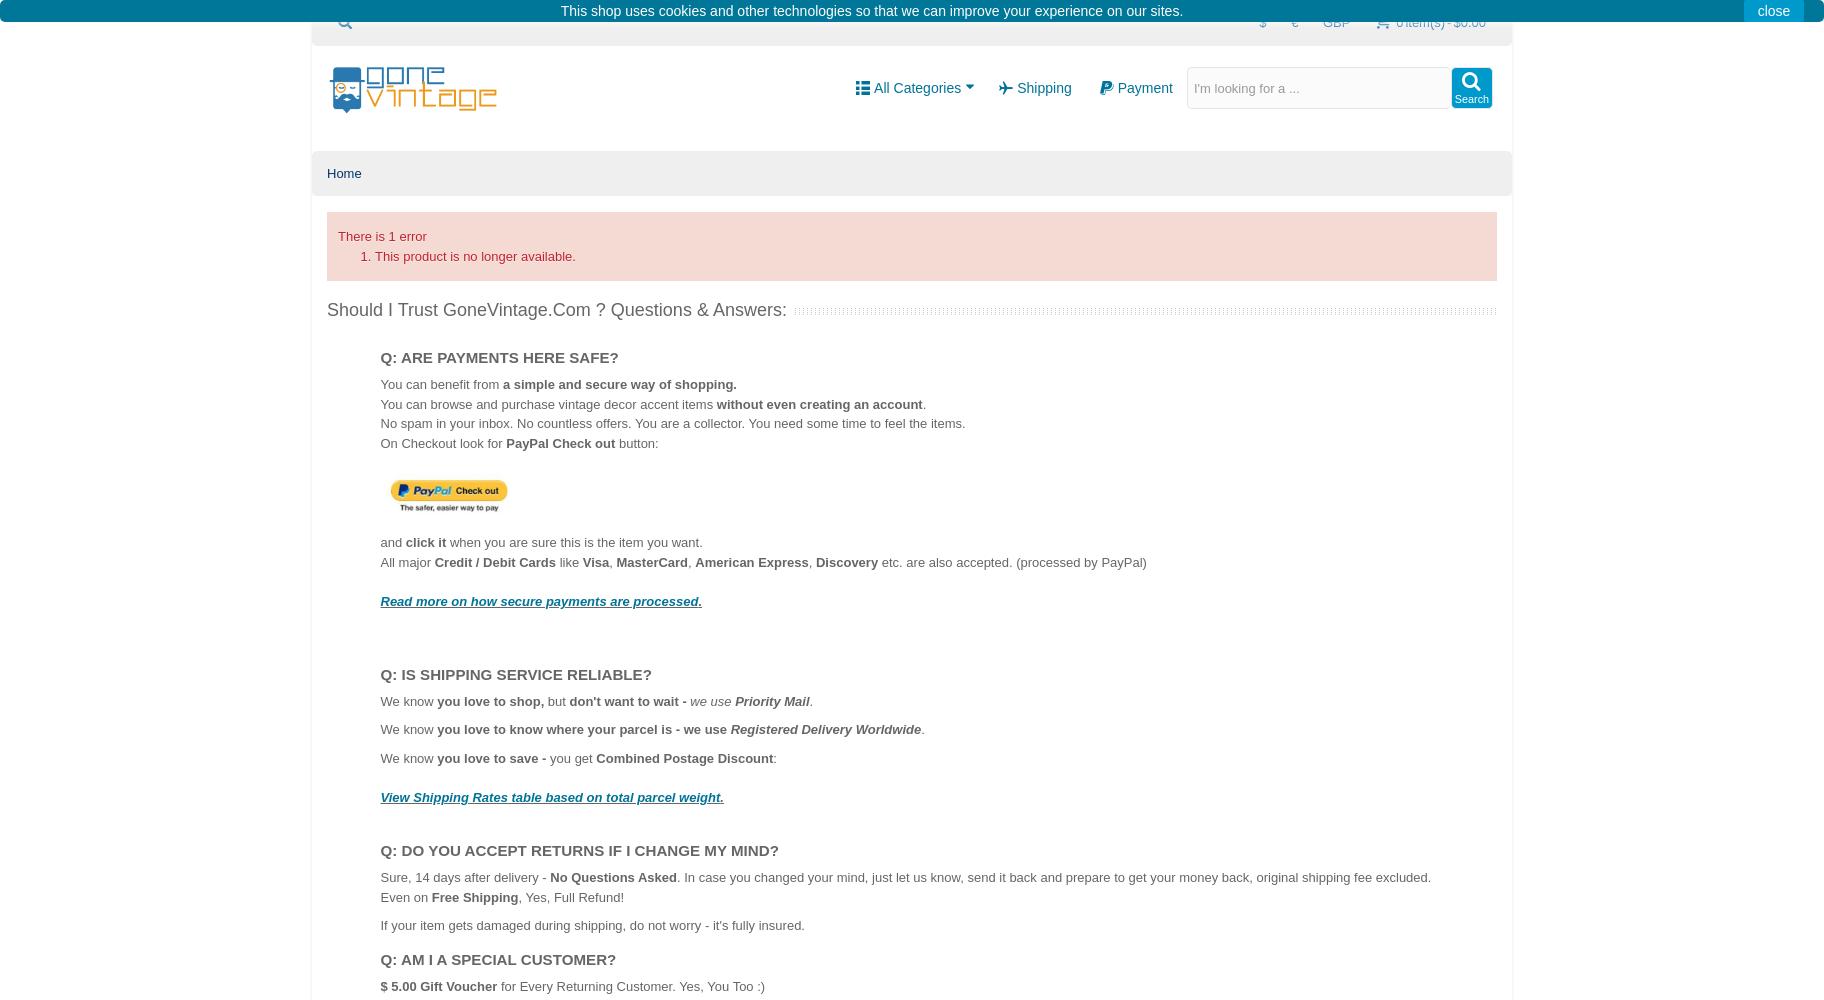 Image resolution: width=1824 pixels, height=1000 pixels. Describe the element at coordinates (569, 896) in the screenshot. I see `', Yes, Full Refund!'` at that location.